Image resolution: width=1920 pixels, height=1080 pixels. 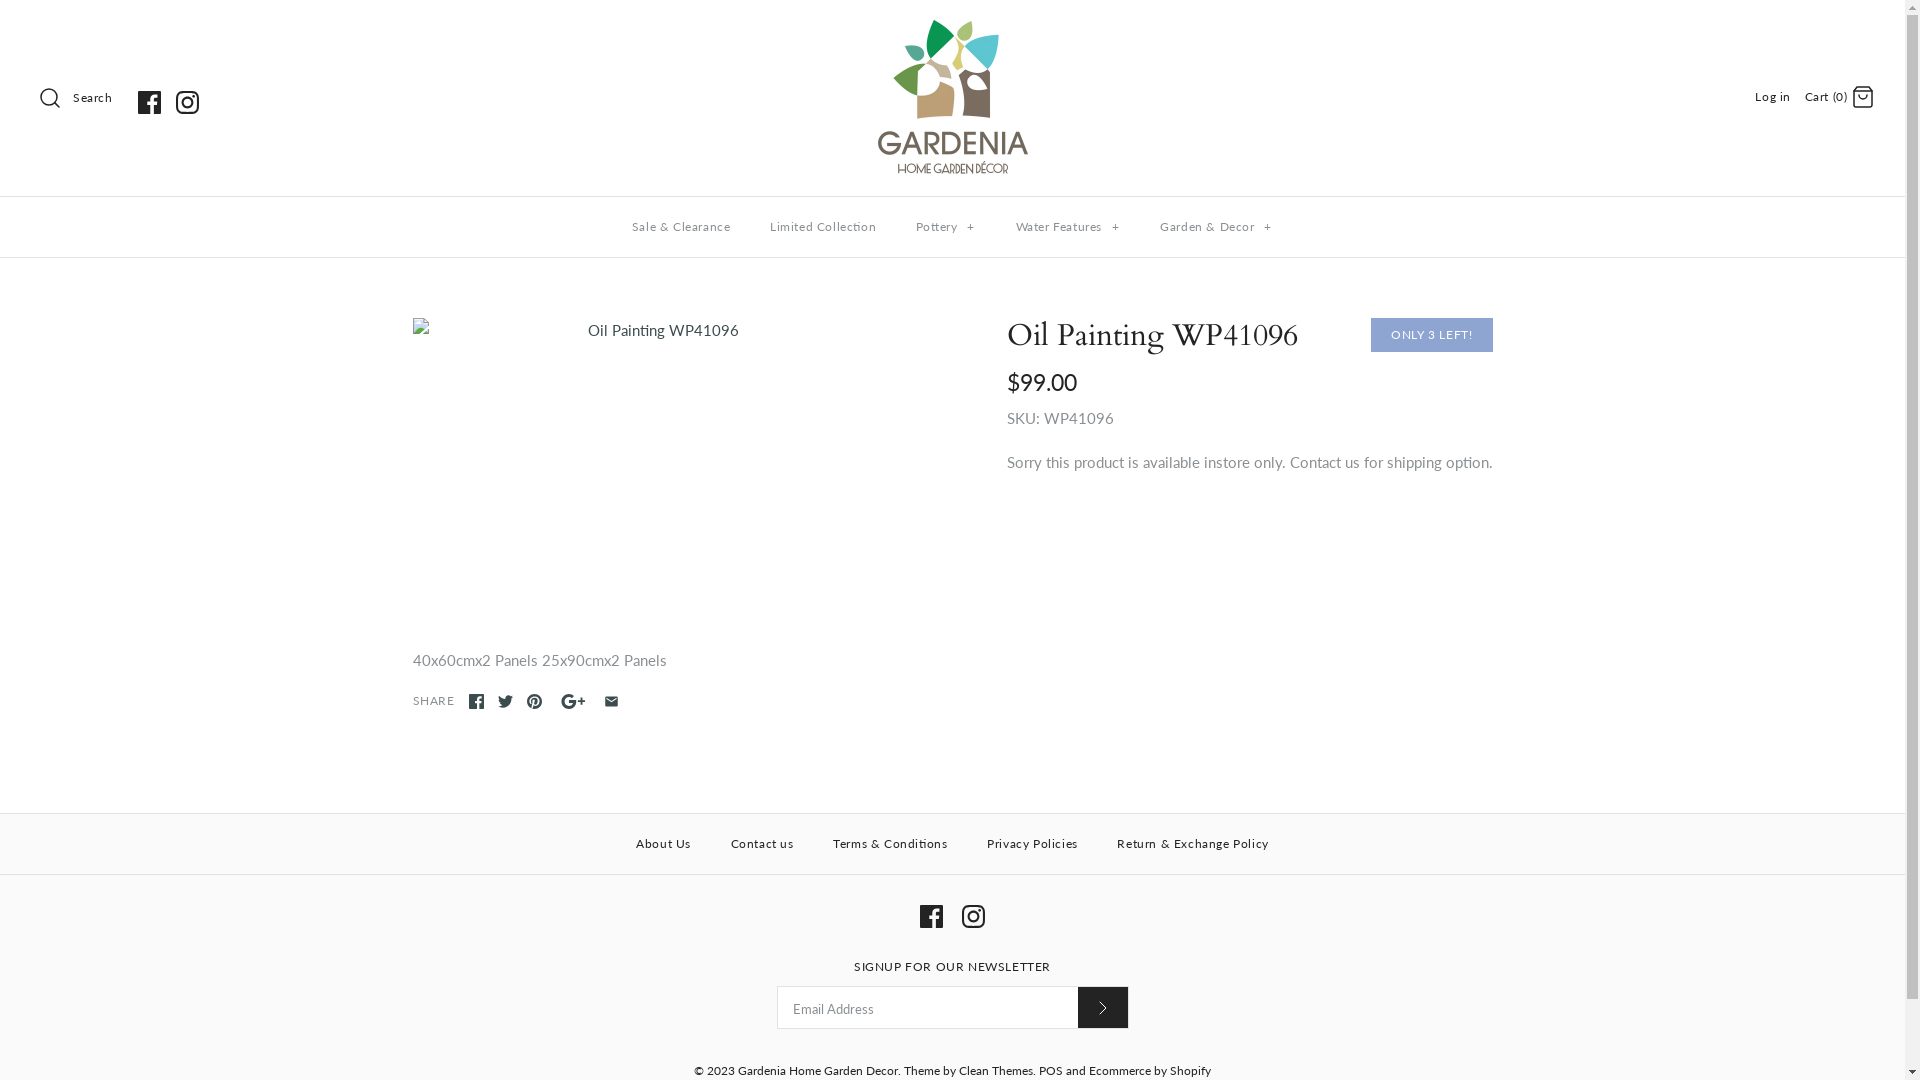 What do you see at coordinates (681, 226) in the screenshot?
I see `'Sale & Clearance'` at bounding box center [681, 226].